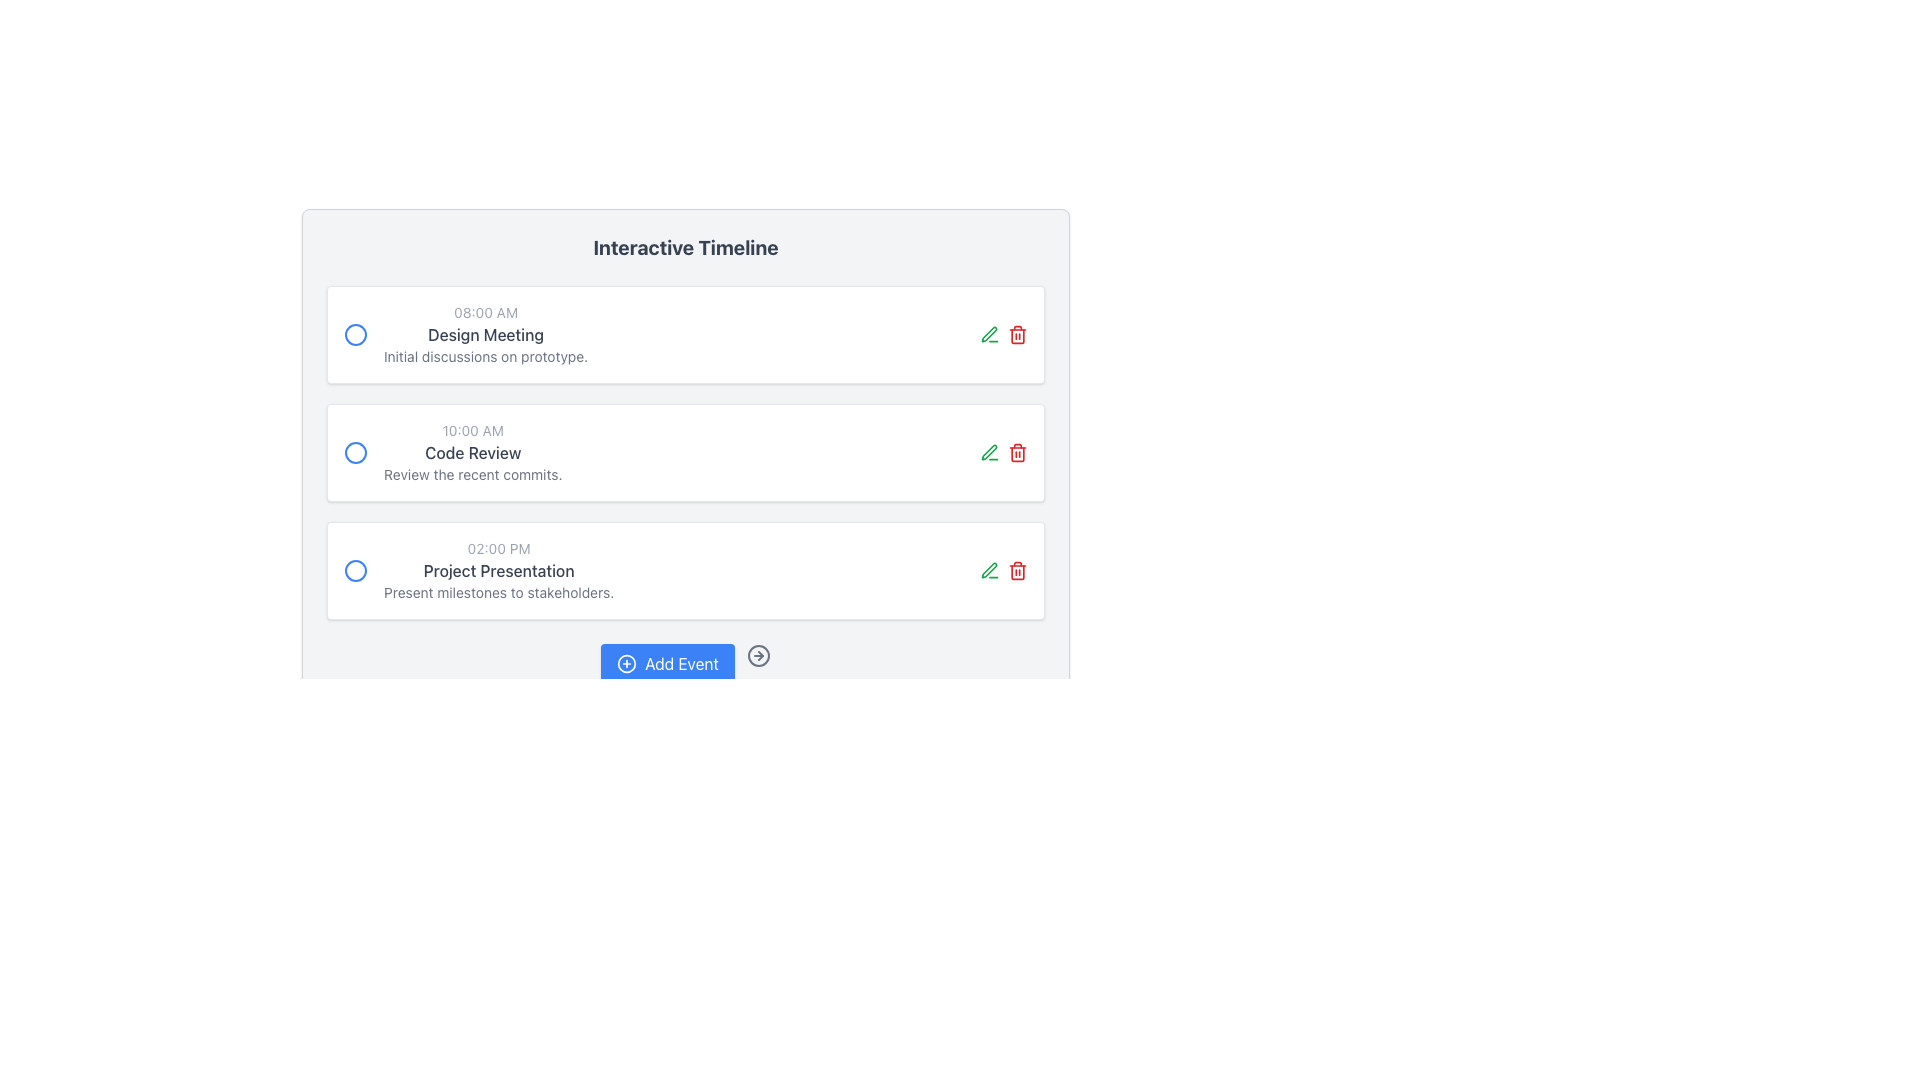 This screenshot has width=1920, height=1080. What do you see at coordinates (355, 334) in the screenshot?
I see `the first circular icon in the interactive timeline, which is positioned to the left of the event labeled '08:00 AM Design Meeting'` at bounding box center [355, 334].